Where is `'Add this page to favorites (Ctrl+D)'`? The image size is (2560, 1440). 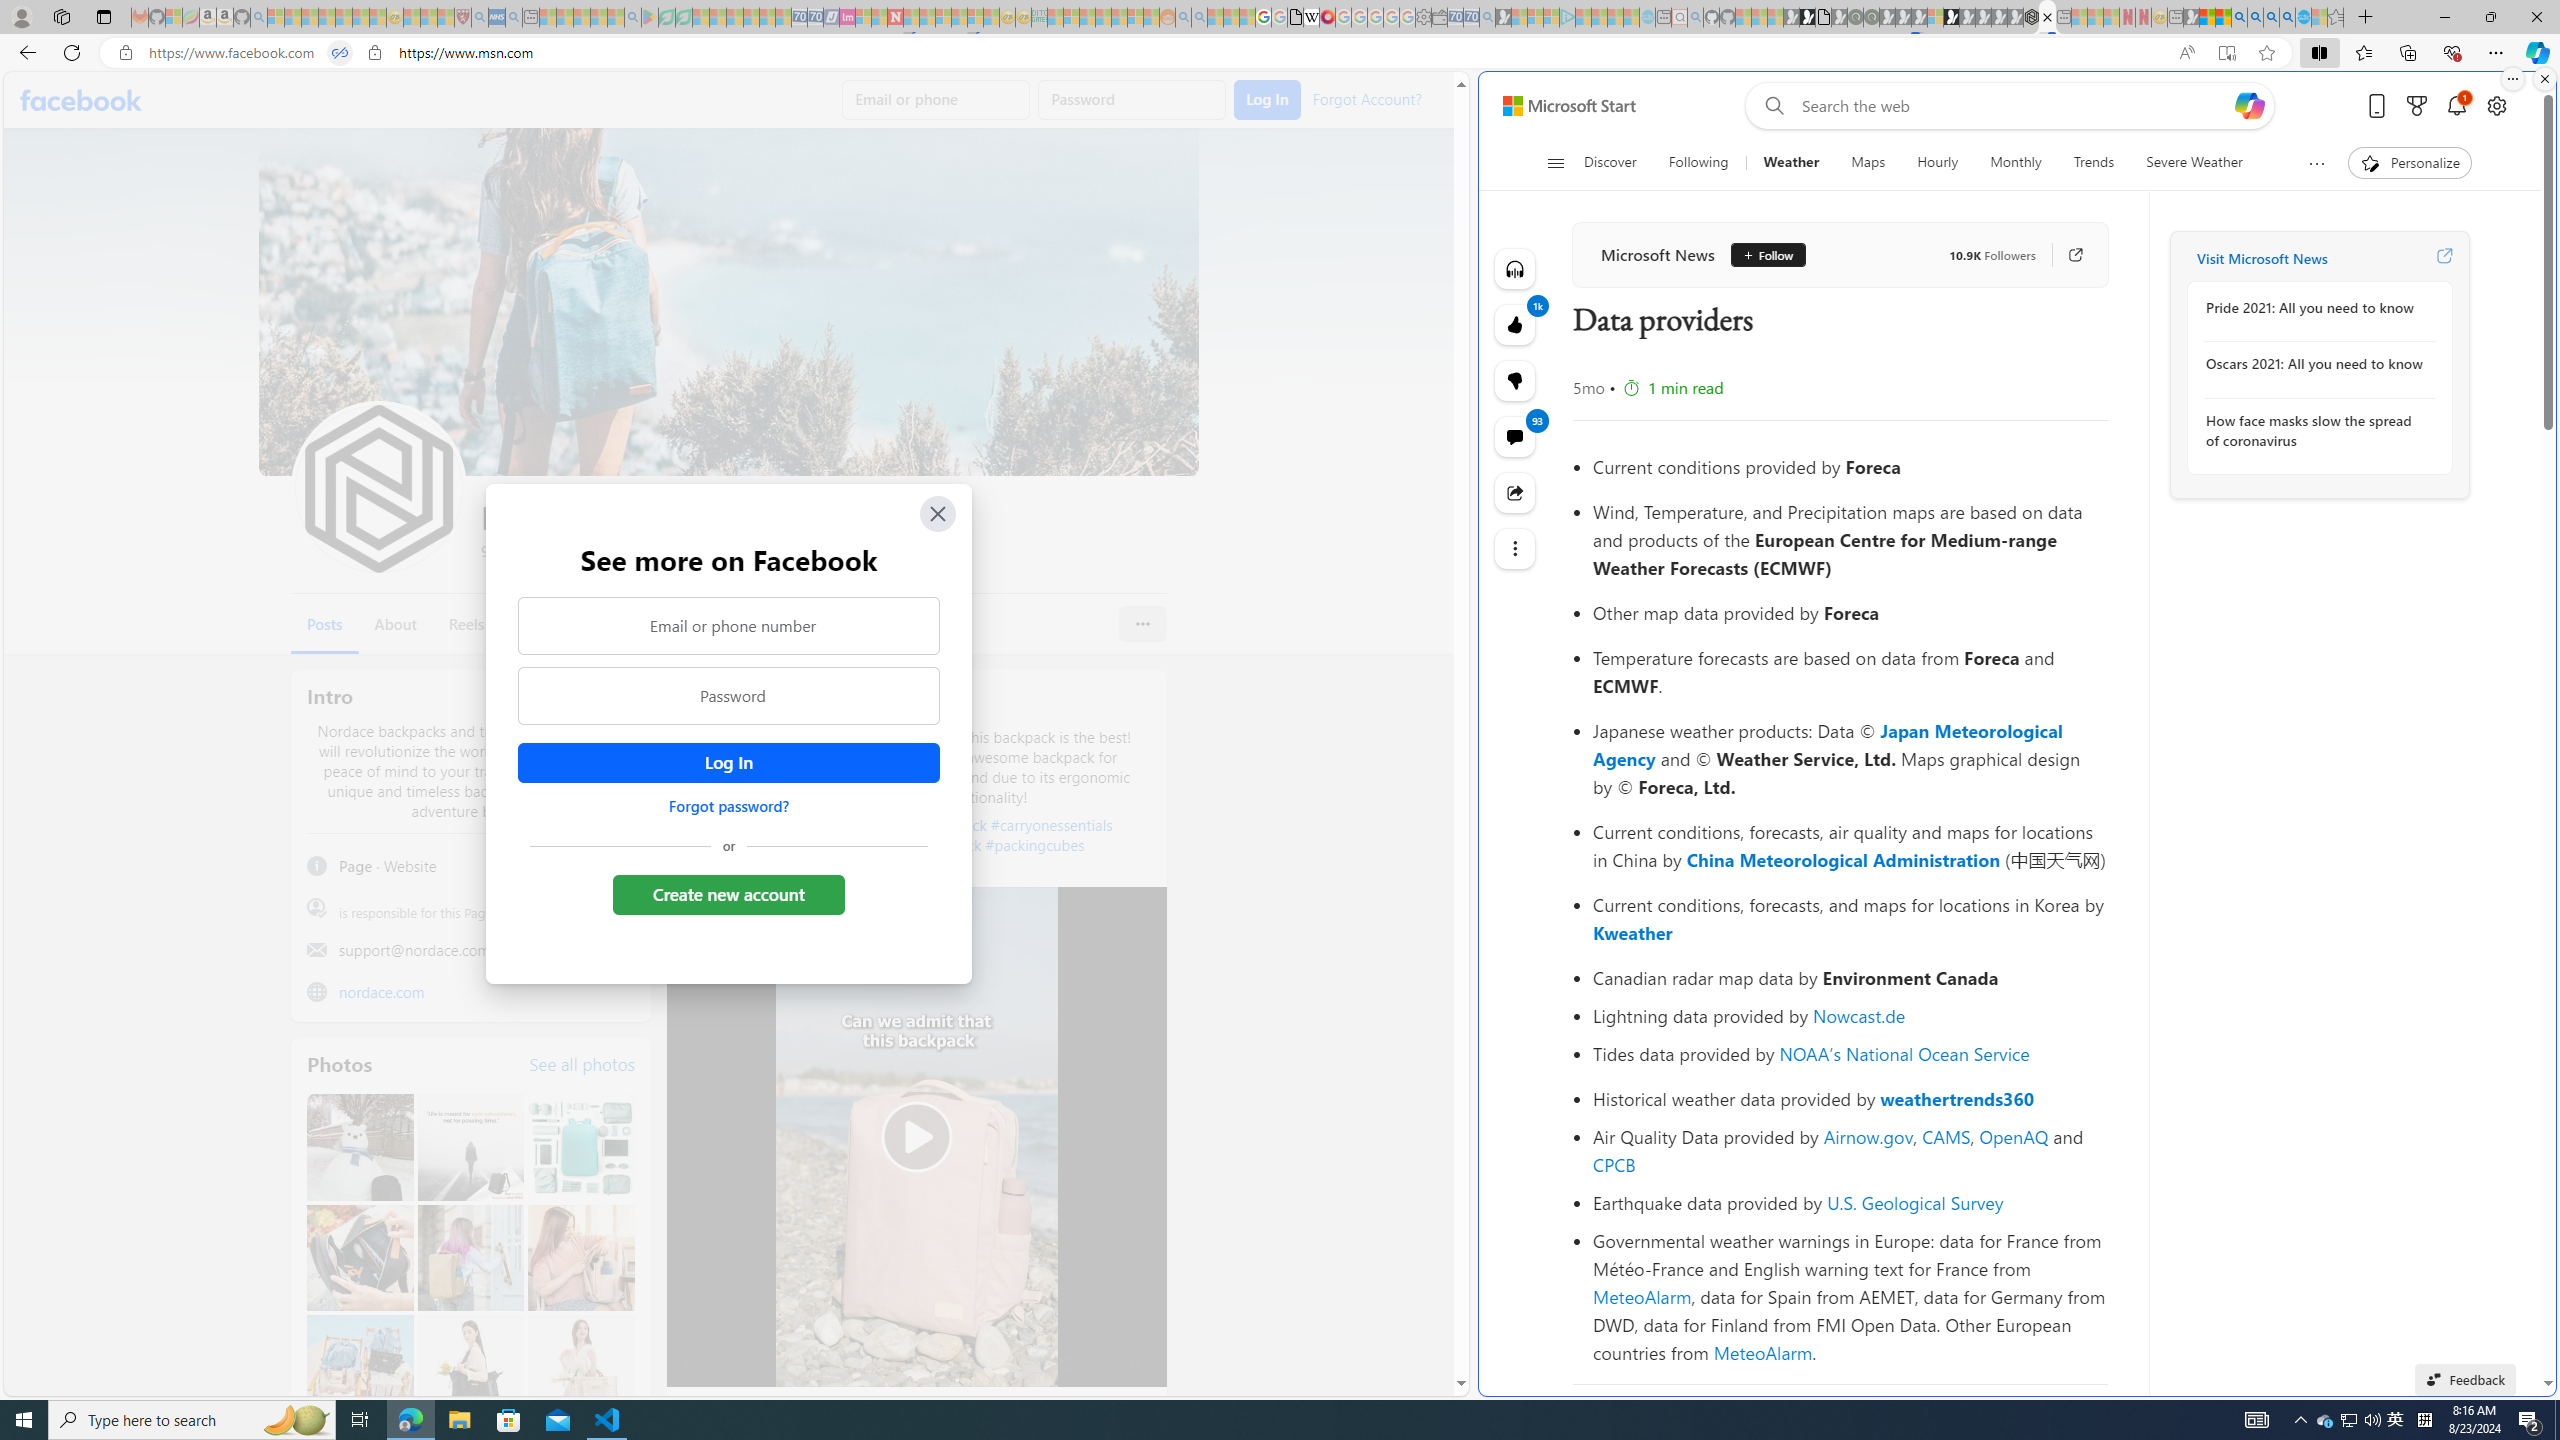
'Add this page to favorites (Ctrl+D)' is located at coordinates (2266, 53).